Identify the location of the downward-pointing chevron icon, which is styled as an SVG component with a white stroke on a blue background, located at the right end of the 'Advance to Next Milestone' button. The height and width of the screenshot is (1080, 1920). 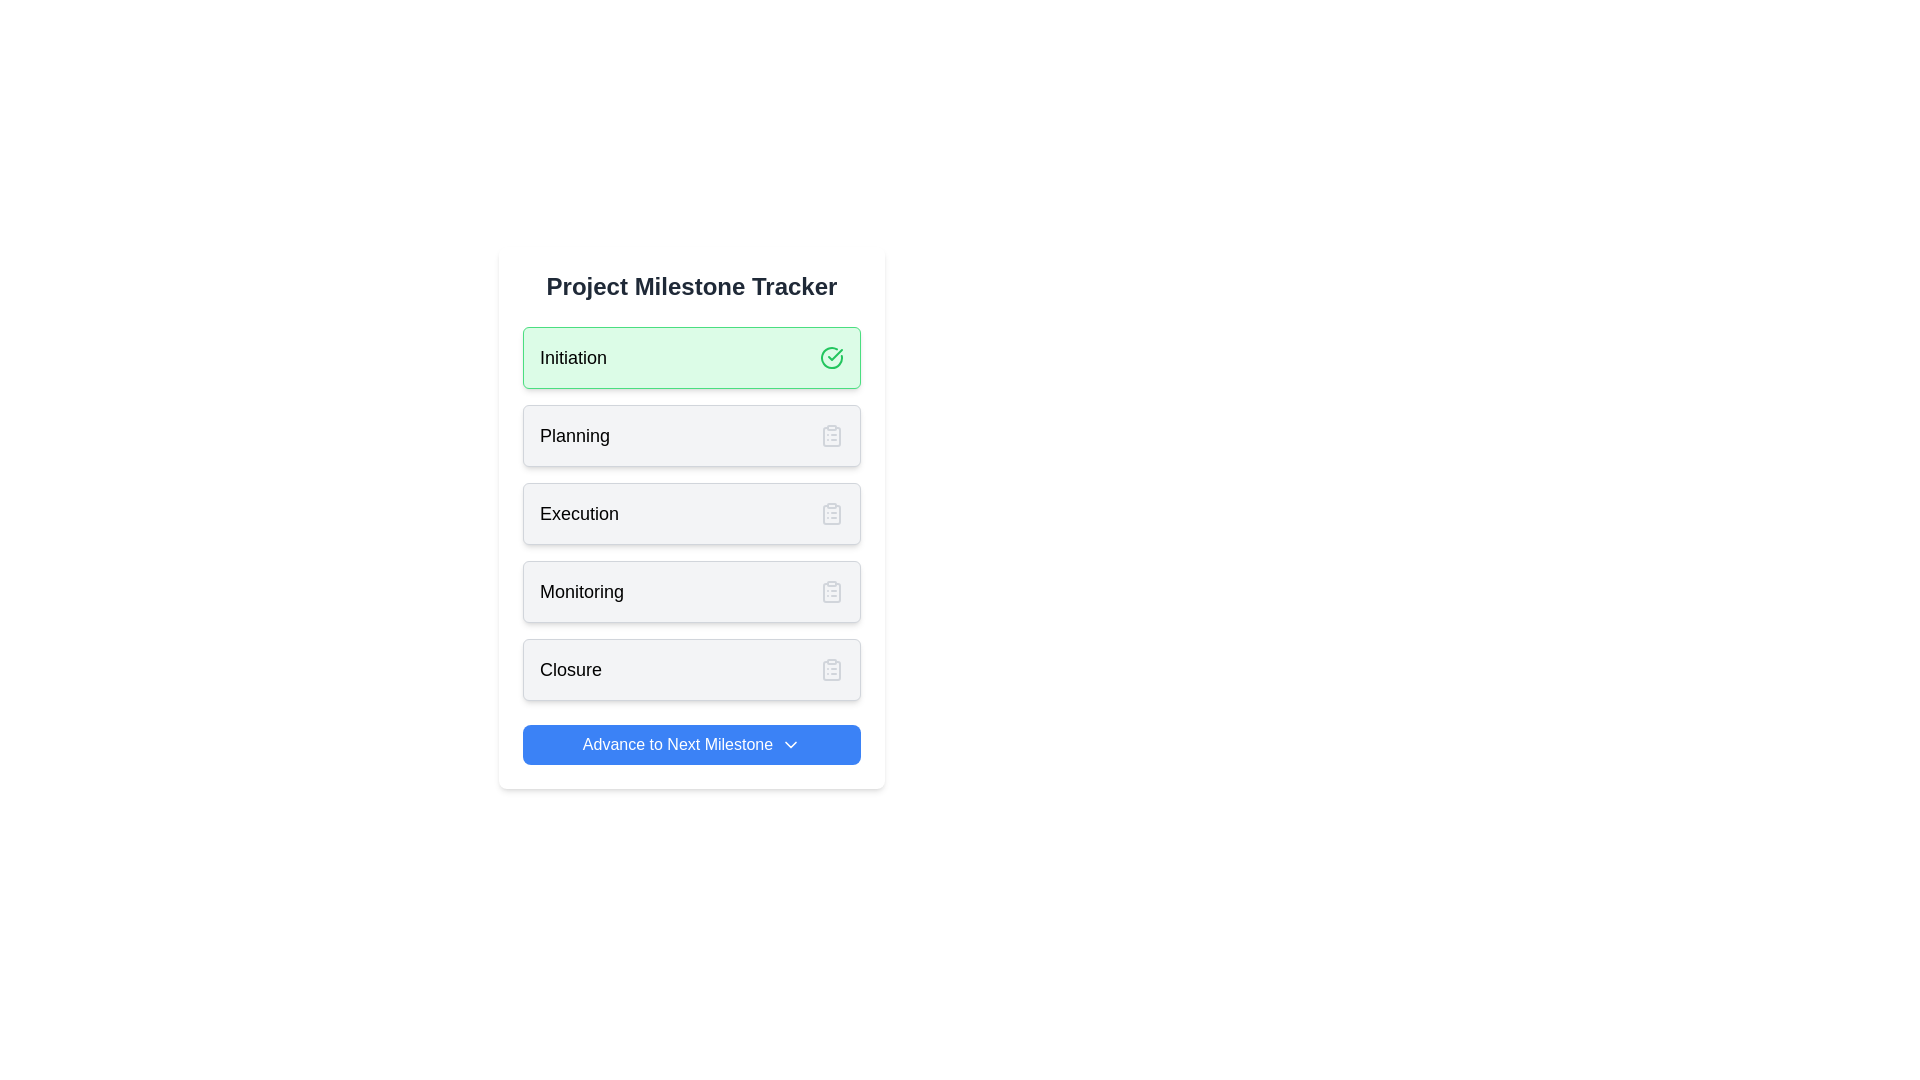
(790, 744).